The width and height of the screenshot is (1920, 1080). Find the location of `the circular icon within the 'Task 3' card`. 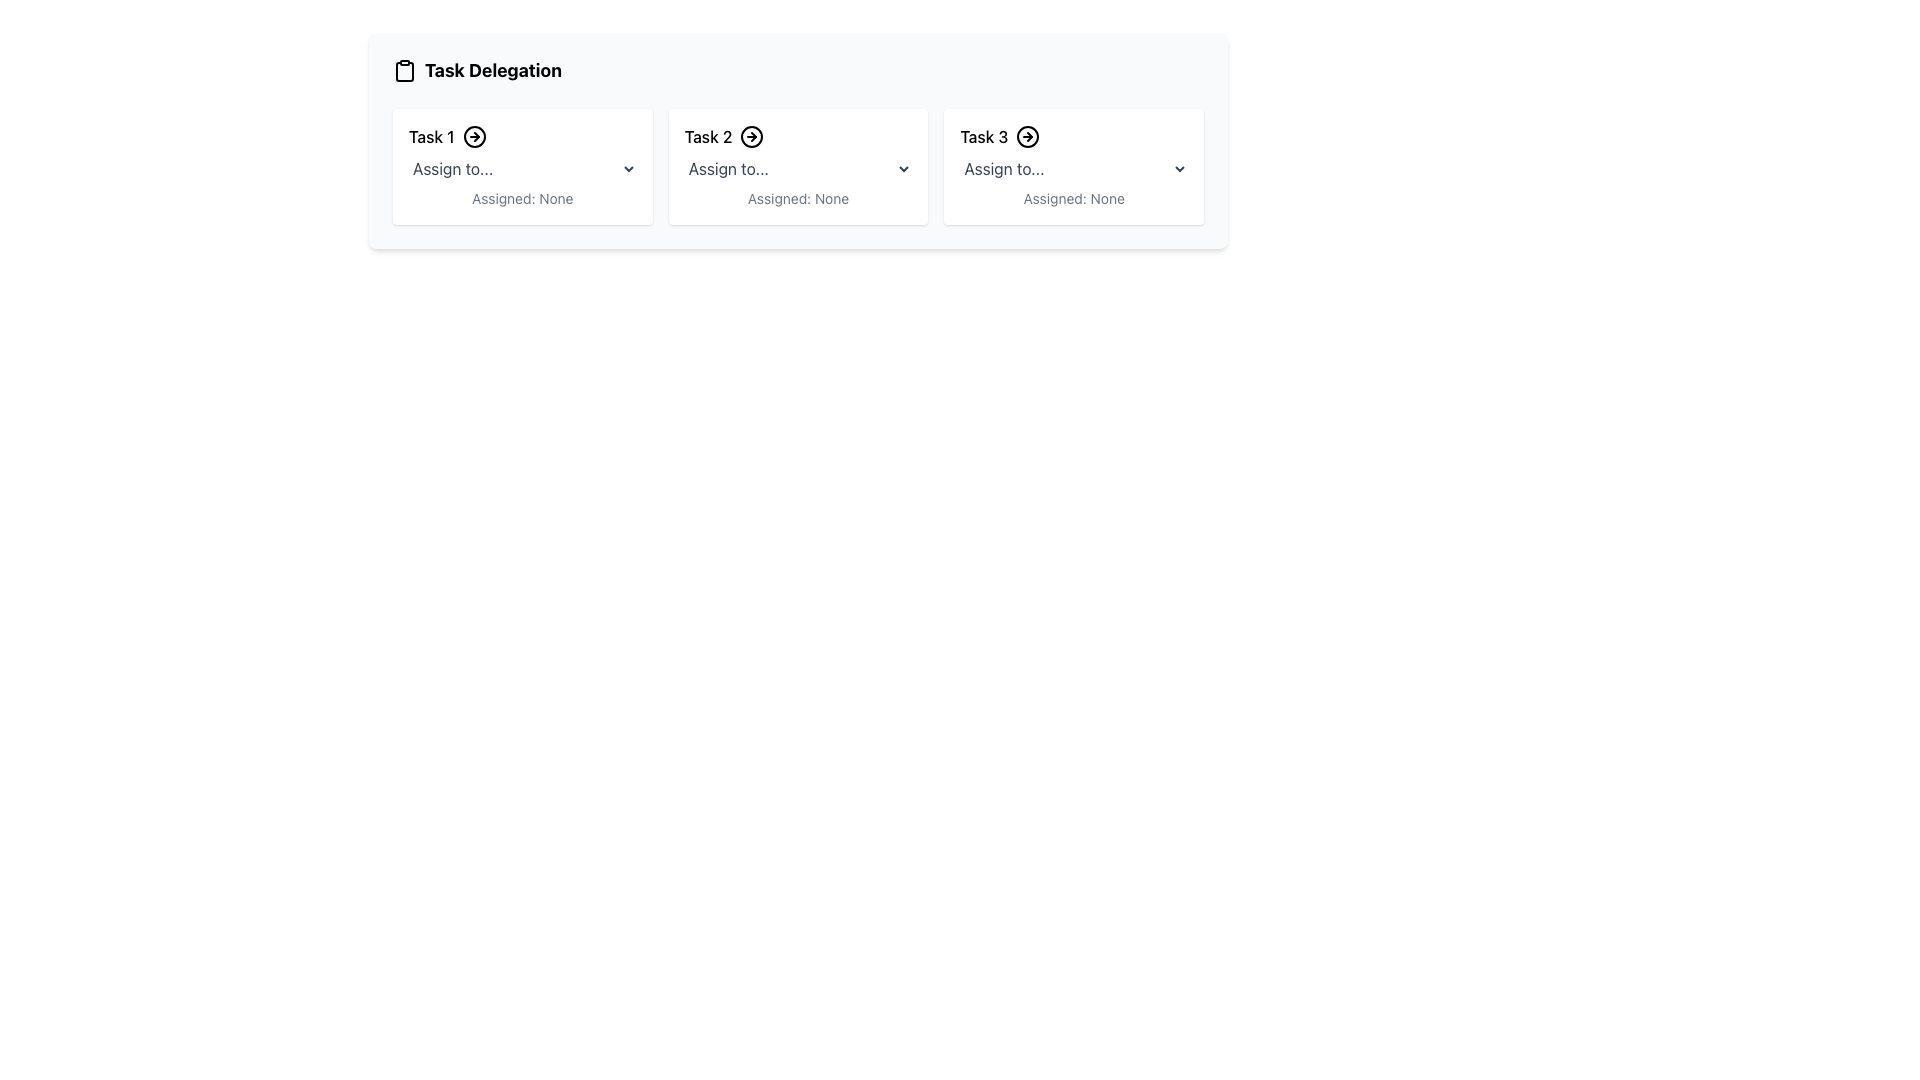

the circular icon within the 'Task 3' card is located at coordinates (1028, 136).